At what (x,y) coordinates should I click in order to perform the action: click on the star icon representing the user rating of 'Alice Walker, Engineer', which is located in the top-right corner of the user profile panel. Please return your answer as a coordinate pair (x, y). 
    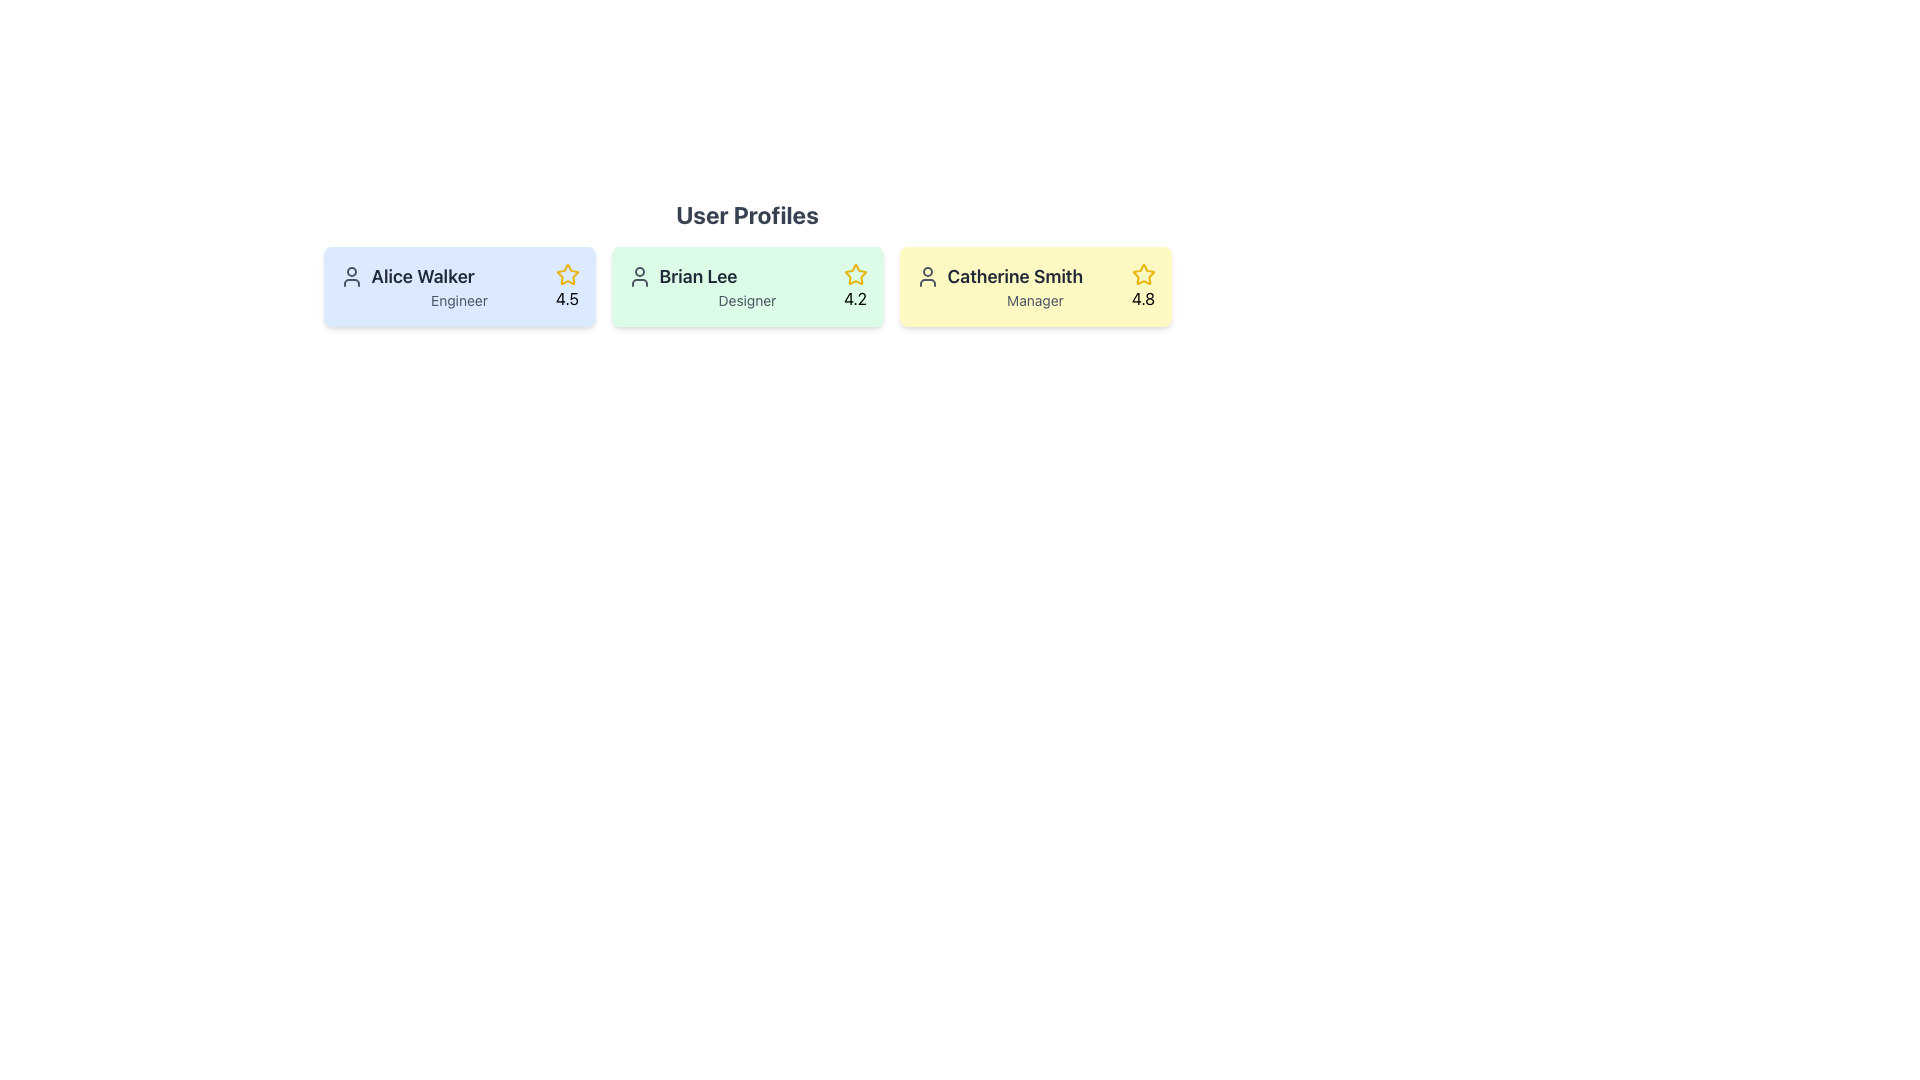
    Looking at the image, I should click on (566, 274).